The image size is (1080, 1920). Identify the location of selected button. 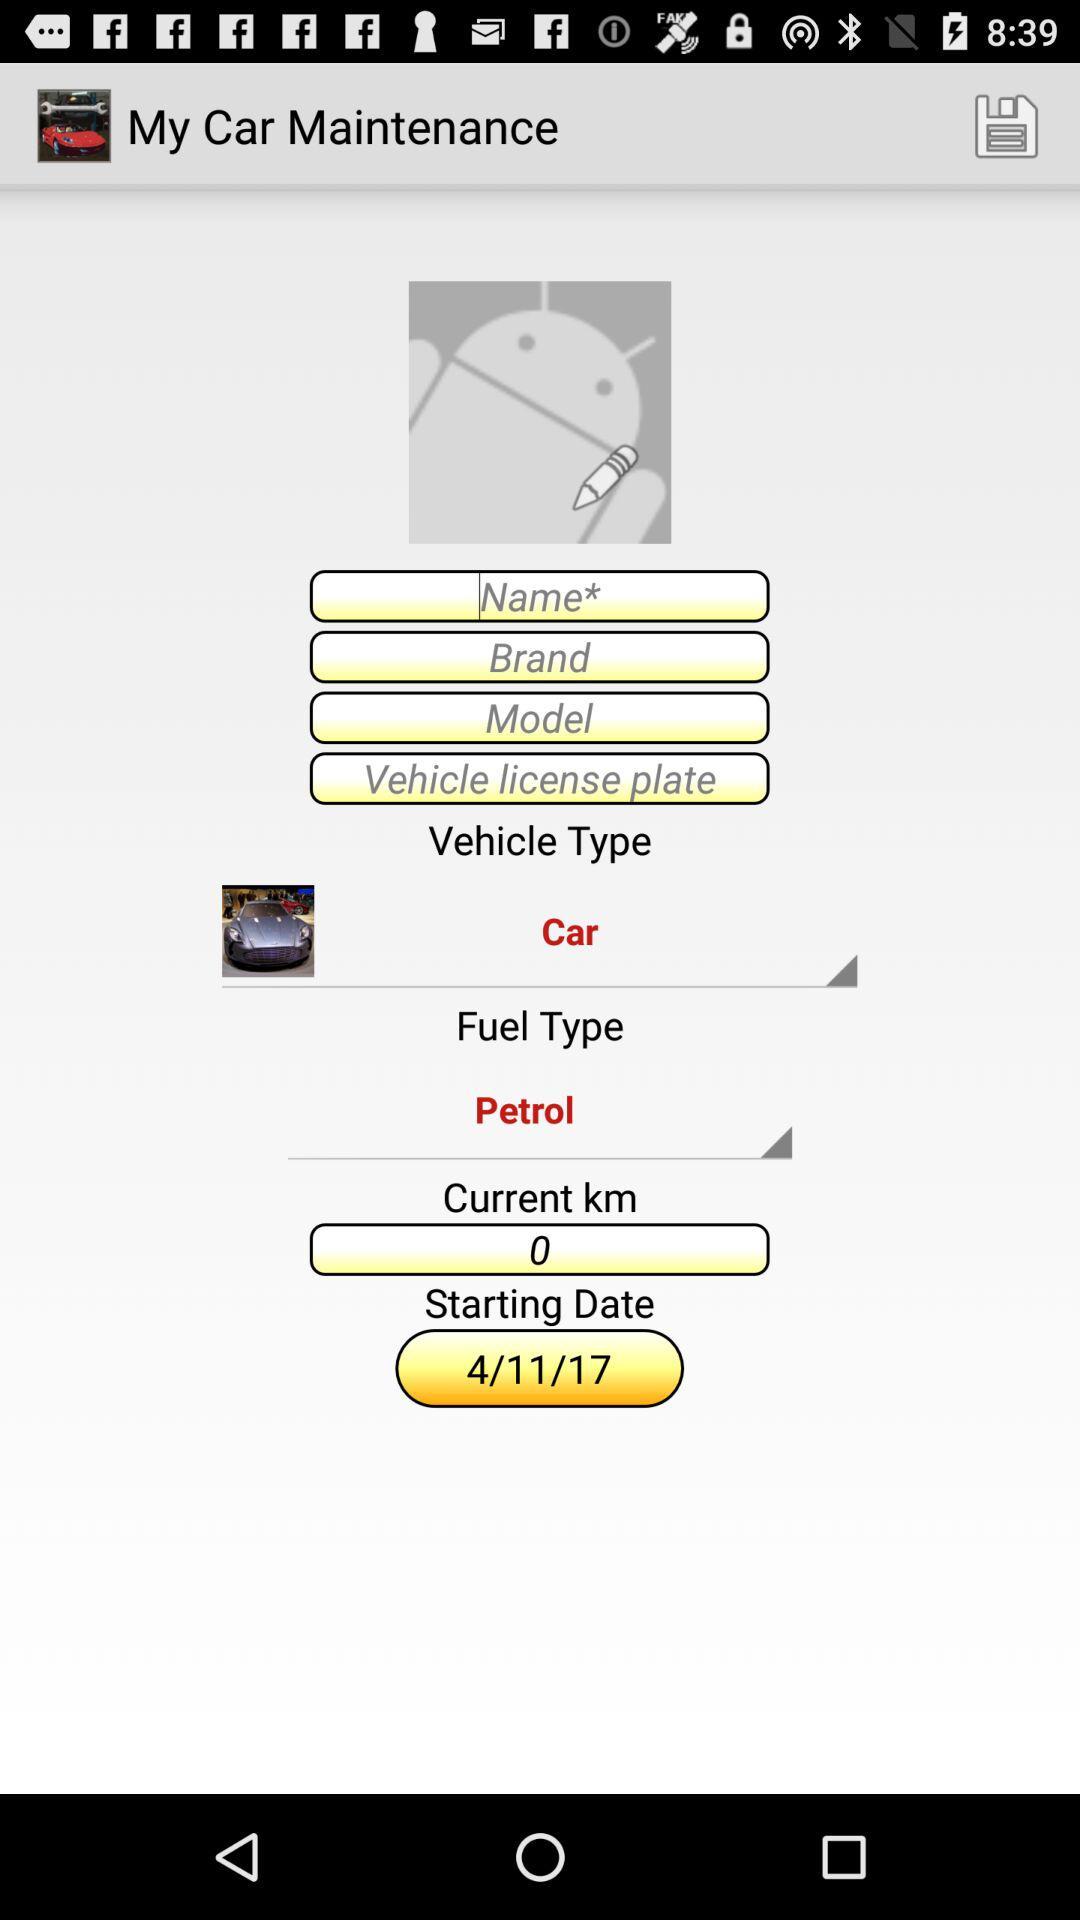
(538, 717).